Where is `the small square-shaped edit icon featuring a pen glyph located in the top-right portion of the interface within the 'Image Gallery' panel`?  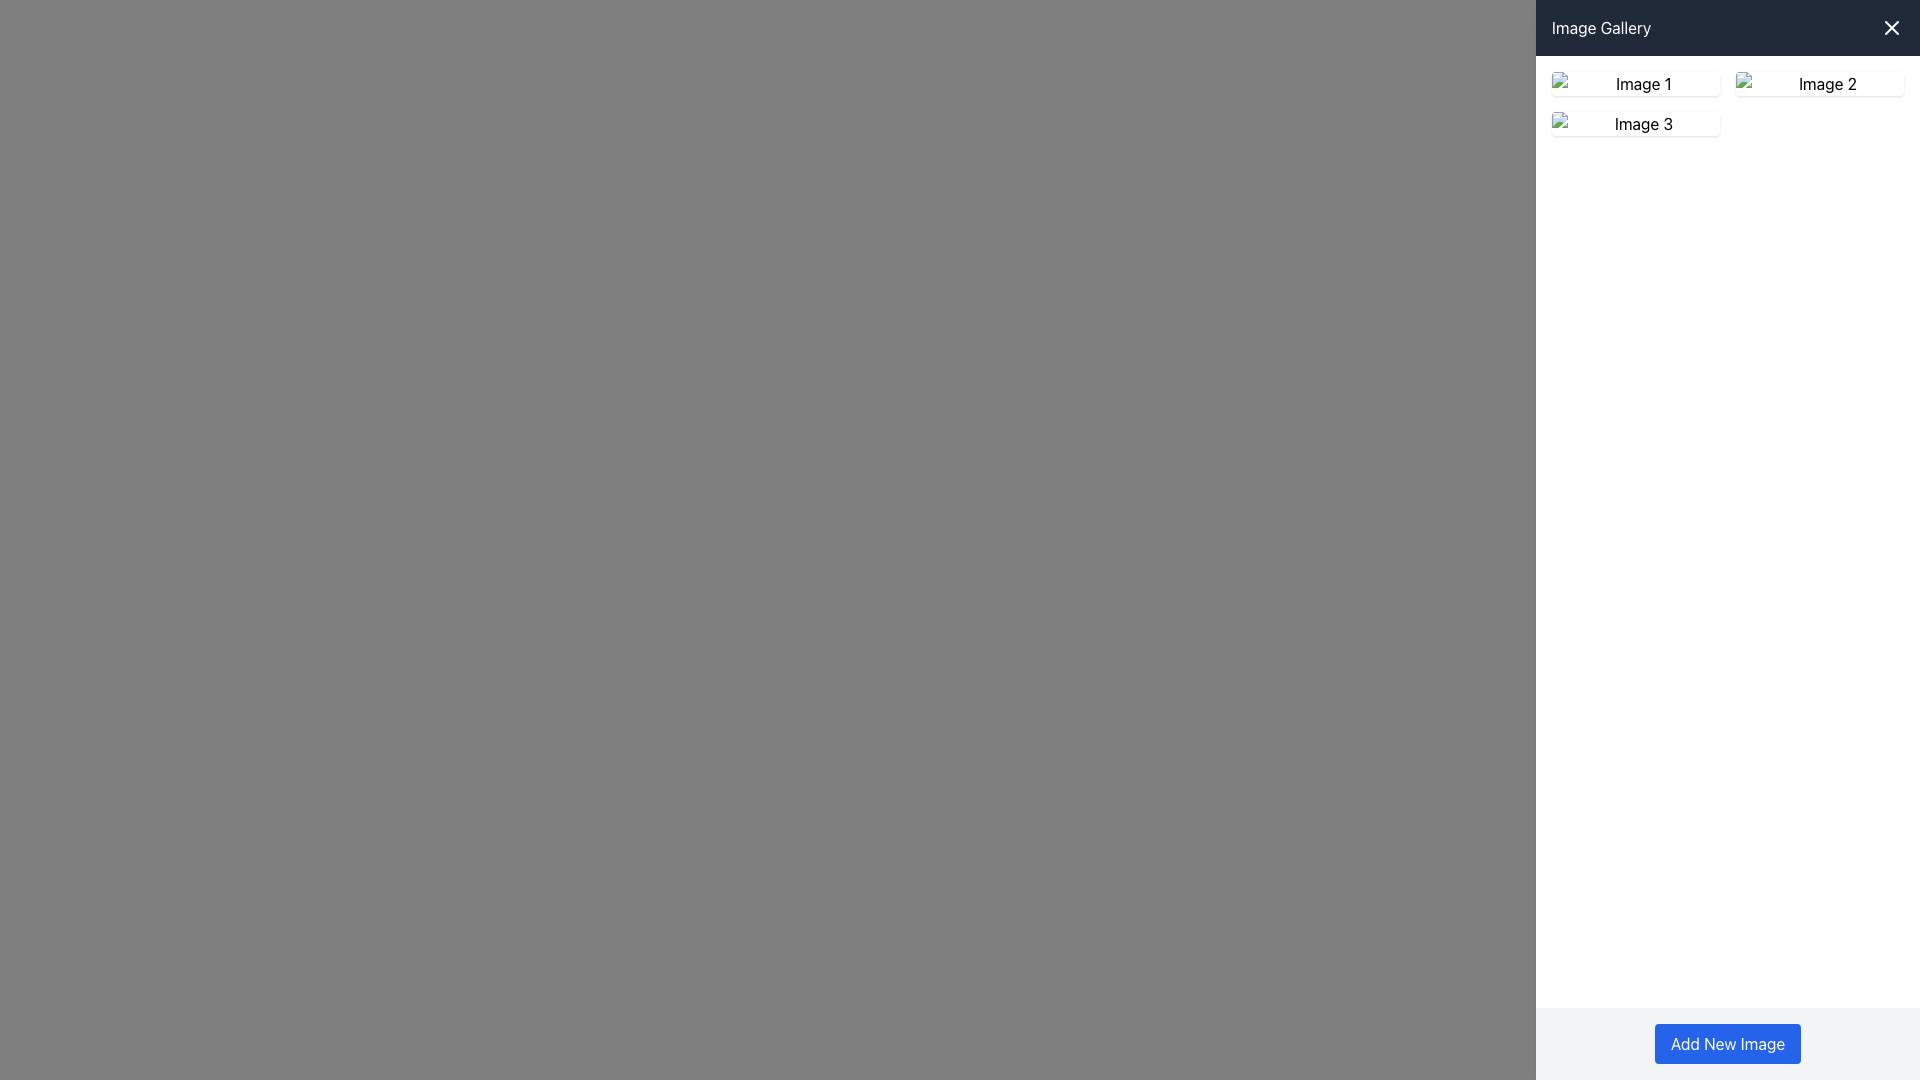 the small square-shaped edit icon featuring a pen glyph located in the top-right portion of the interface within the 'Image Gallery' panel is located at coordinates (1636, 123).